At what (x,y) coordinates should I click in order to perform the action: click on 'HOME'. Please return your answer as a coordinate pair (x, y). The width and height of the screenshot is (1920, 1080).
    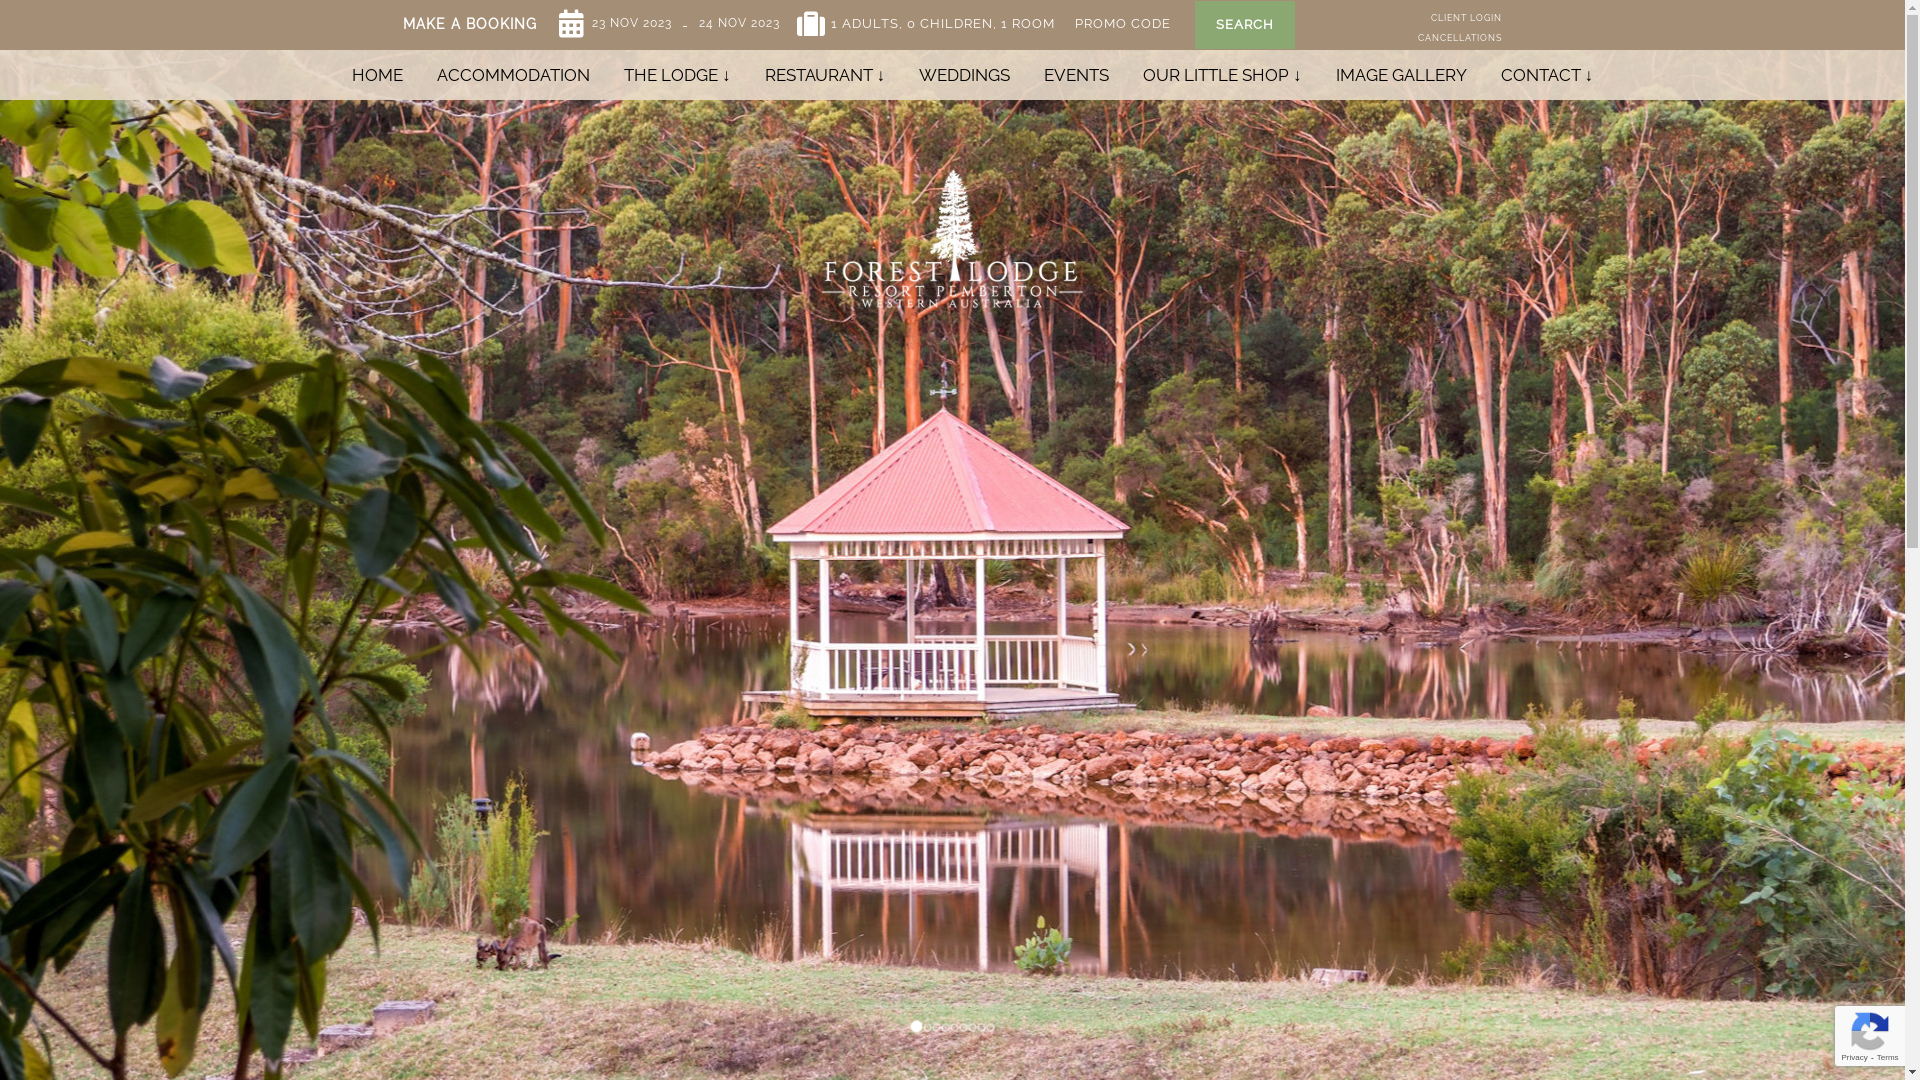
    Looking at the image, I should click on (377, 73).